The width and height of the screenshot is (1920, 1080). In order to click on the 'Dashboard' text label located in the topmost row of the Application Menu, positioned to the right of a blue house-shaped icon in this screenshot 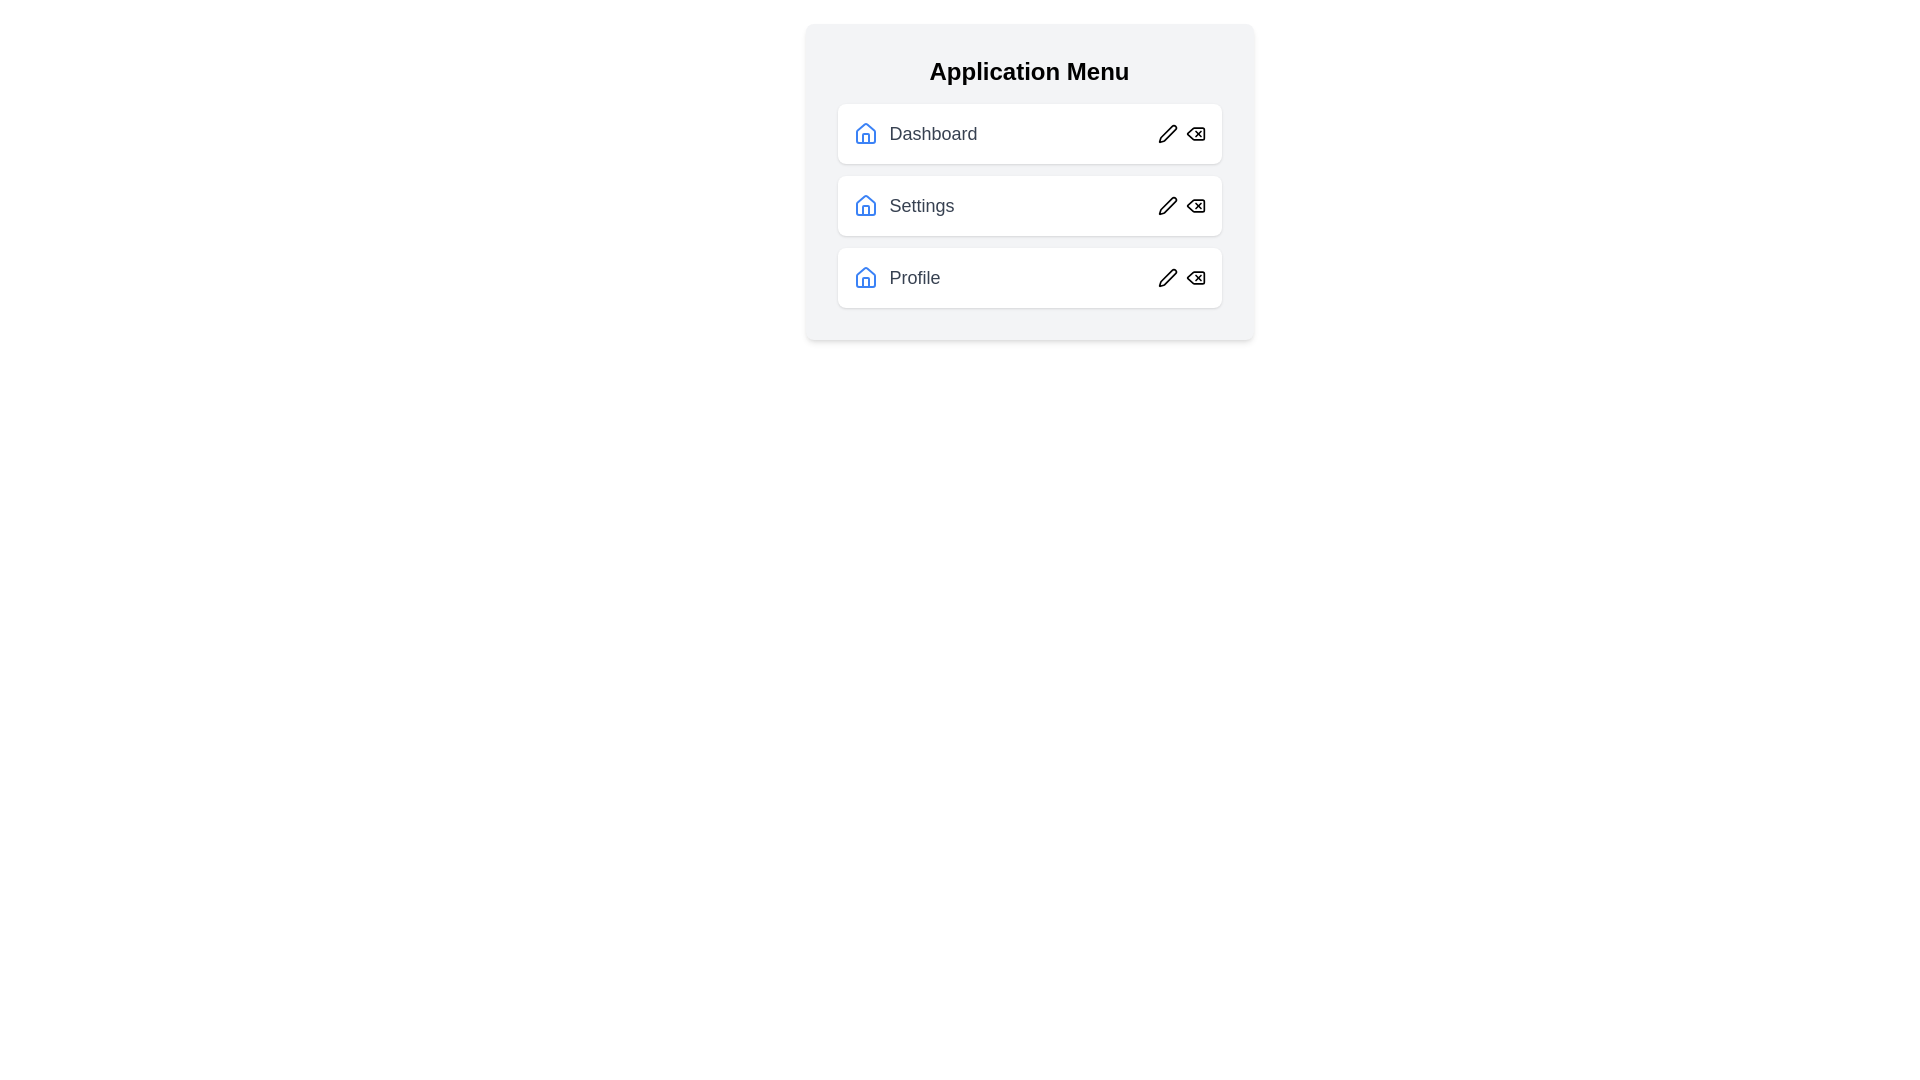, I will do `click(932, 134)`.